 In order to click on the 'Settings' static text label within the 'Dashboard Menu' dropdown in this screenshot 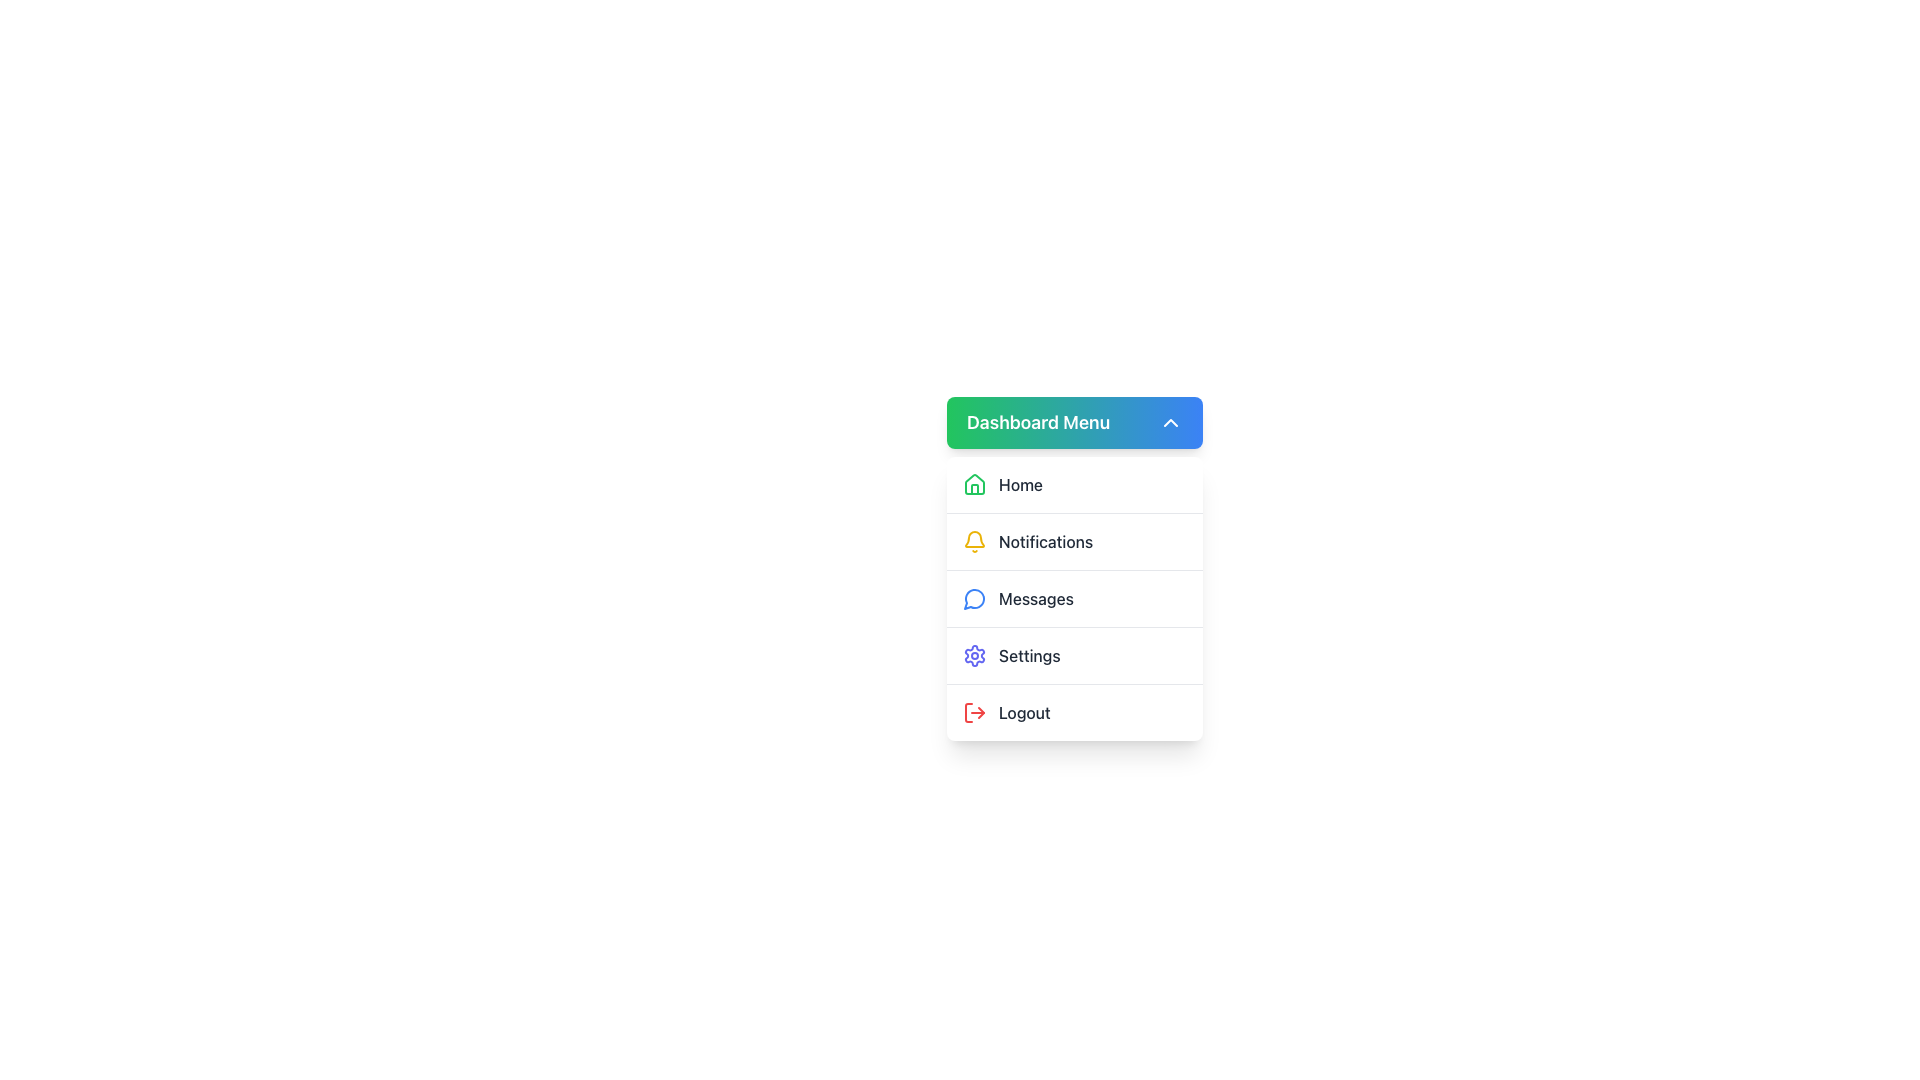, I will do `click(1029, 655)`.